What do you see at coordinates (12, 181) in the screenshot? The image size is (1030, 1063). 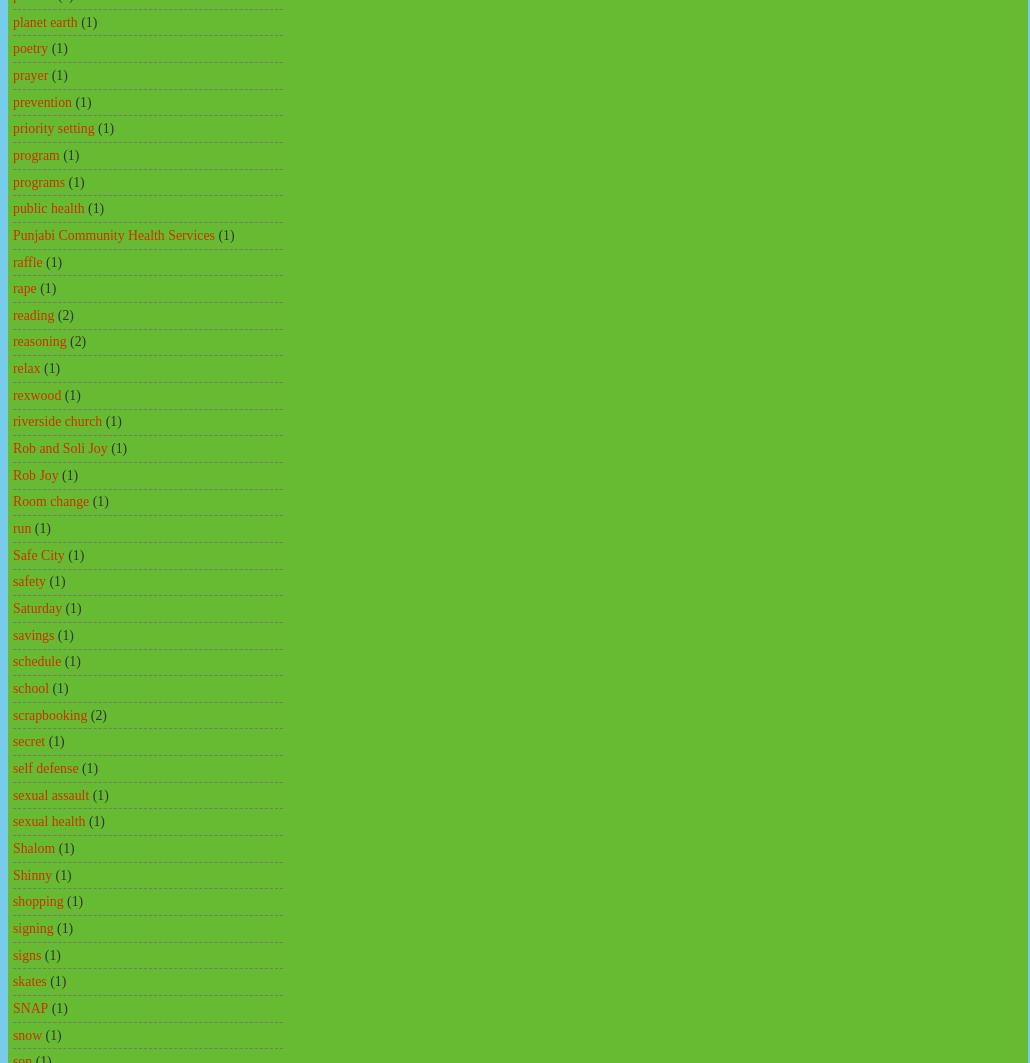 I see `'programs'` at bounding box center [12, 181].